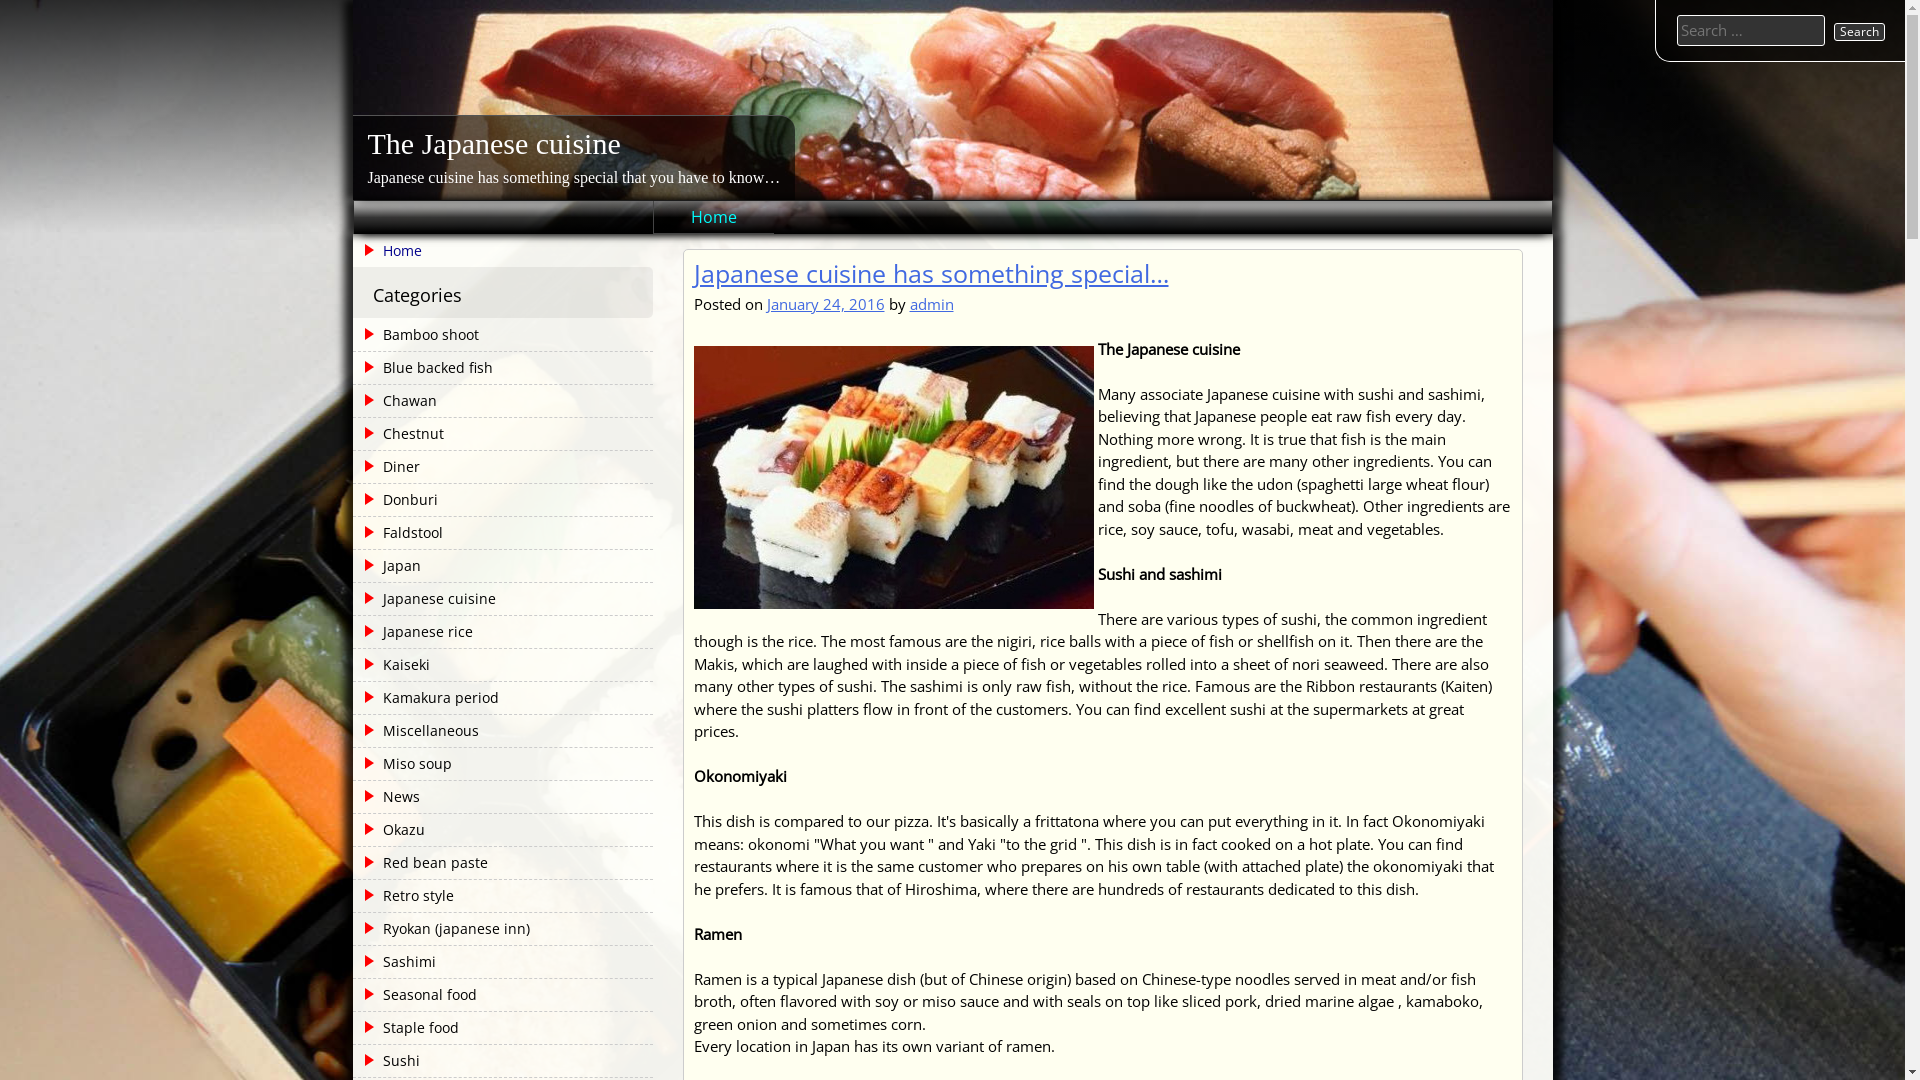 This screenshot has height=1080, width=1920. What do you see at coordinates (393, 664) in the screenshot?
I see `'Kaiseki'` at bounding box center [393, 664].